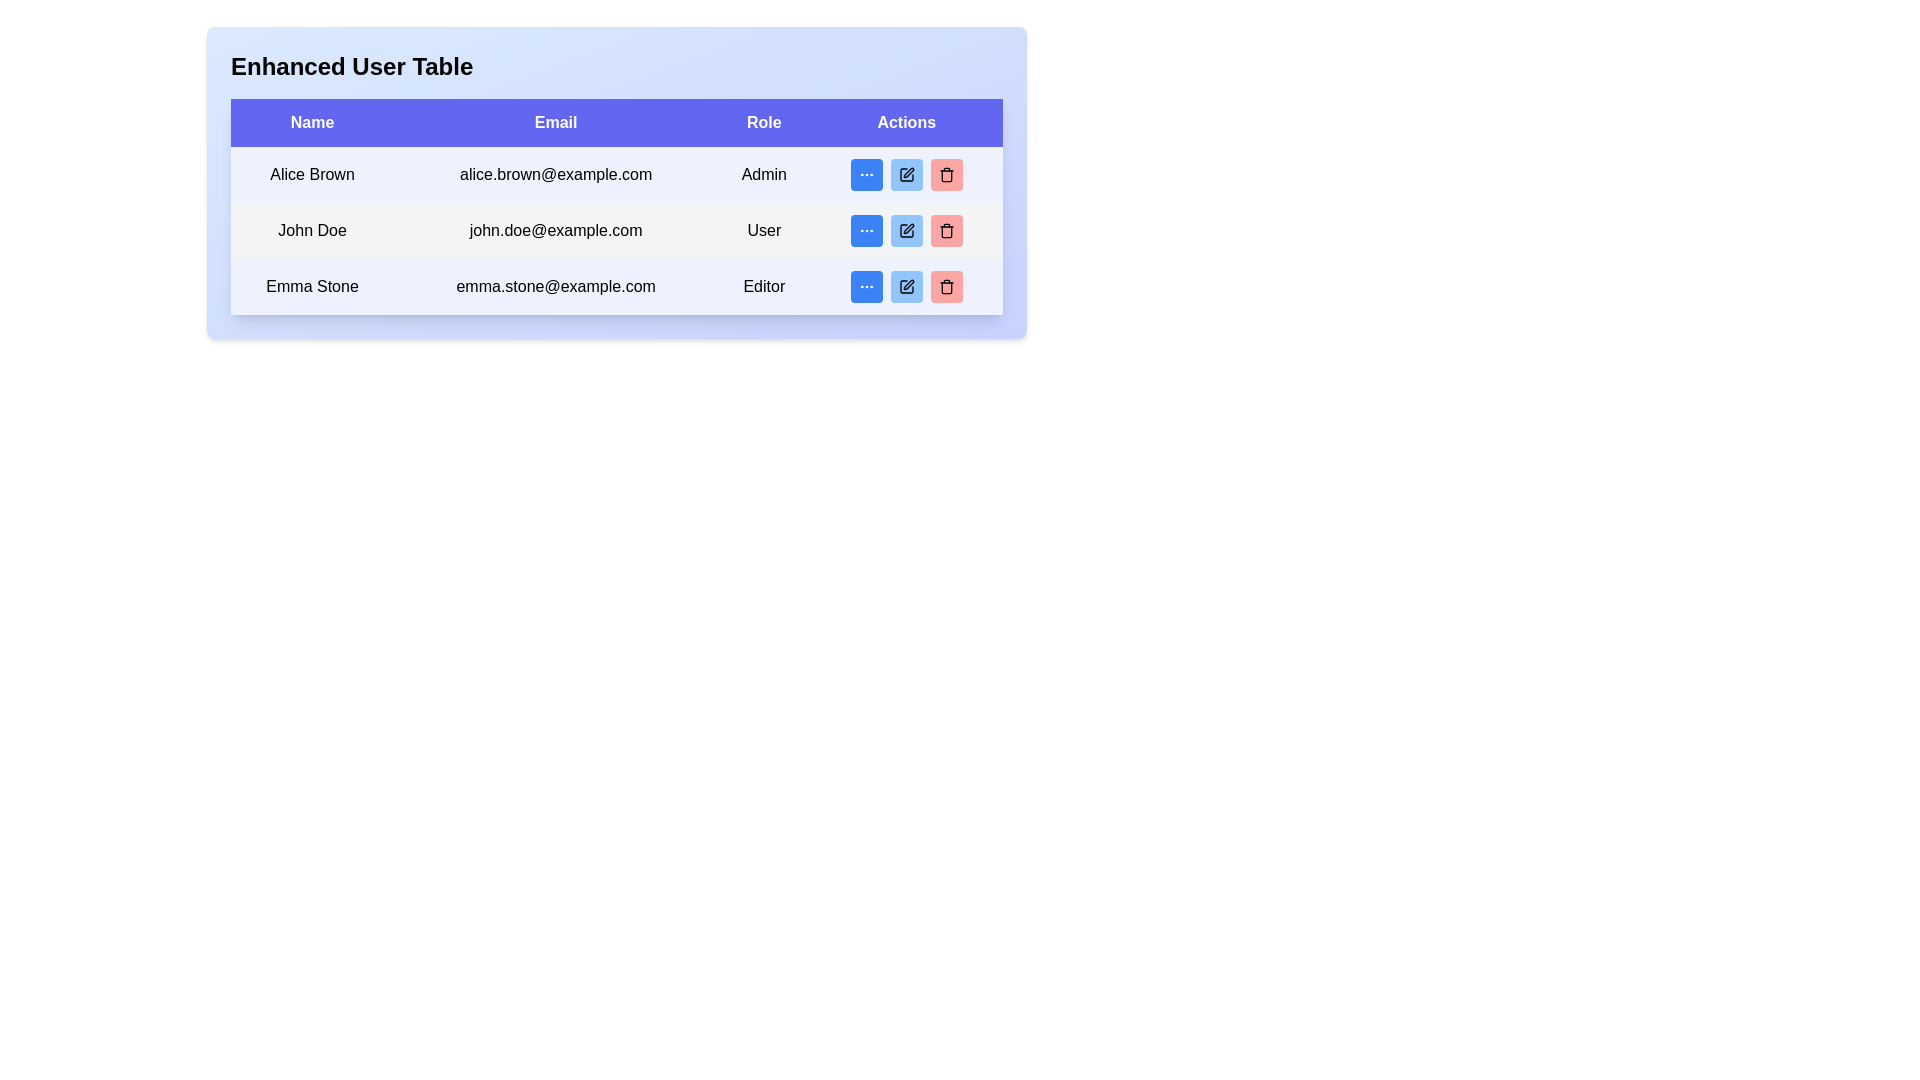 The height and width of the screenshot is (1080, 1920). I want to click on the 'Name' label, which is a rectangular tab with a purple background and bold white text, located in the header row of a table layout as the first header column, so click(311, 123).